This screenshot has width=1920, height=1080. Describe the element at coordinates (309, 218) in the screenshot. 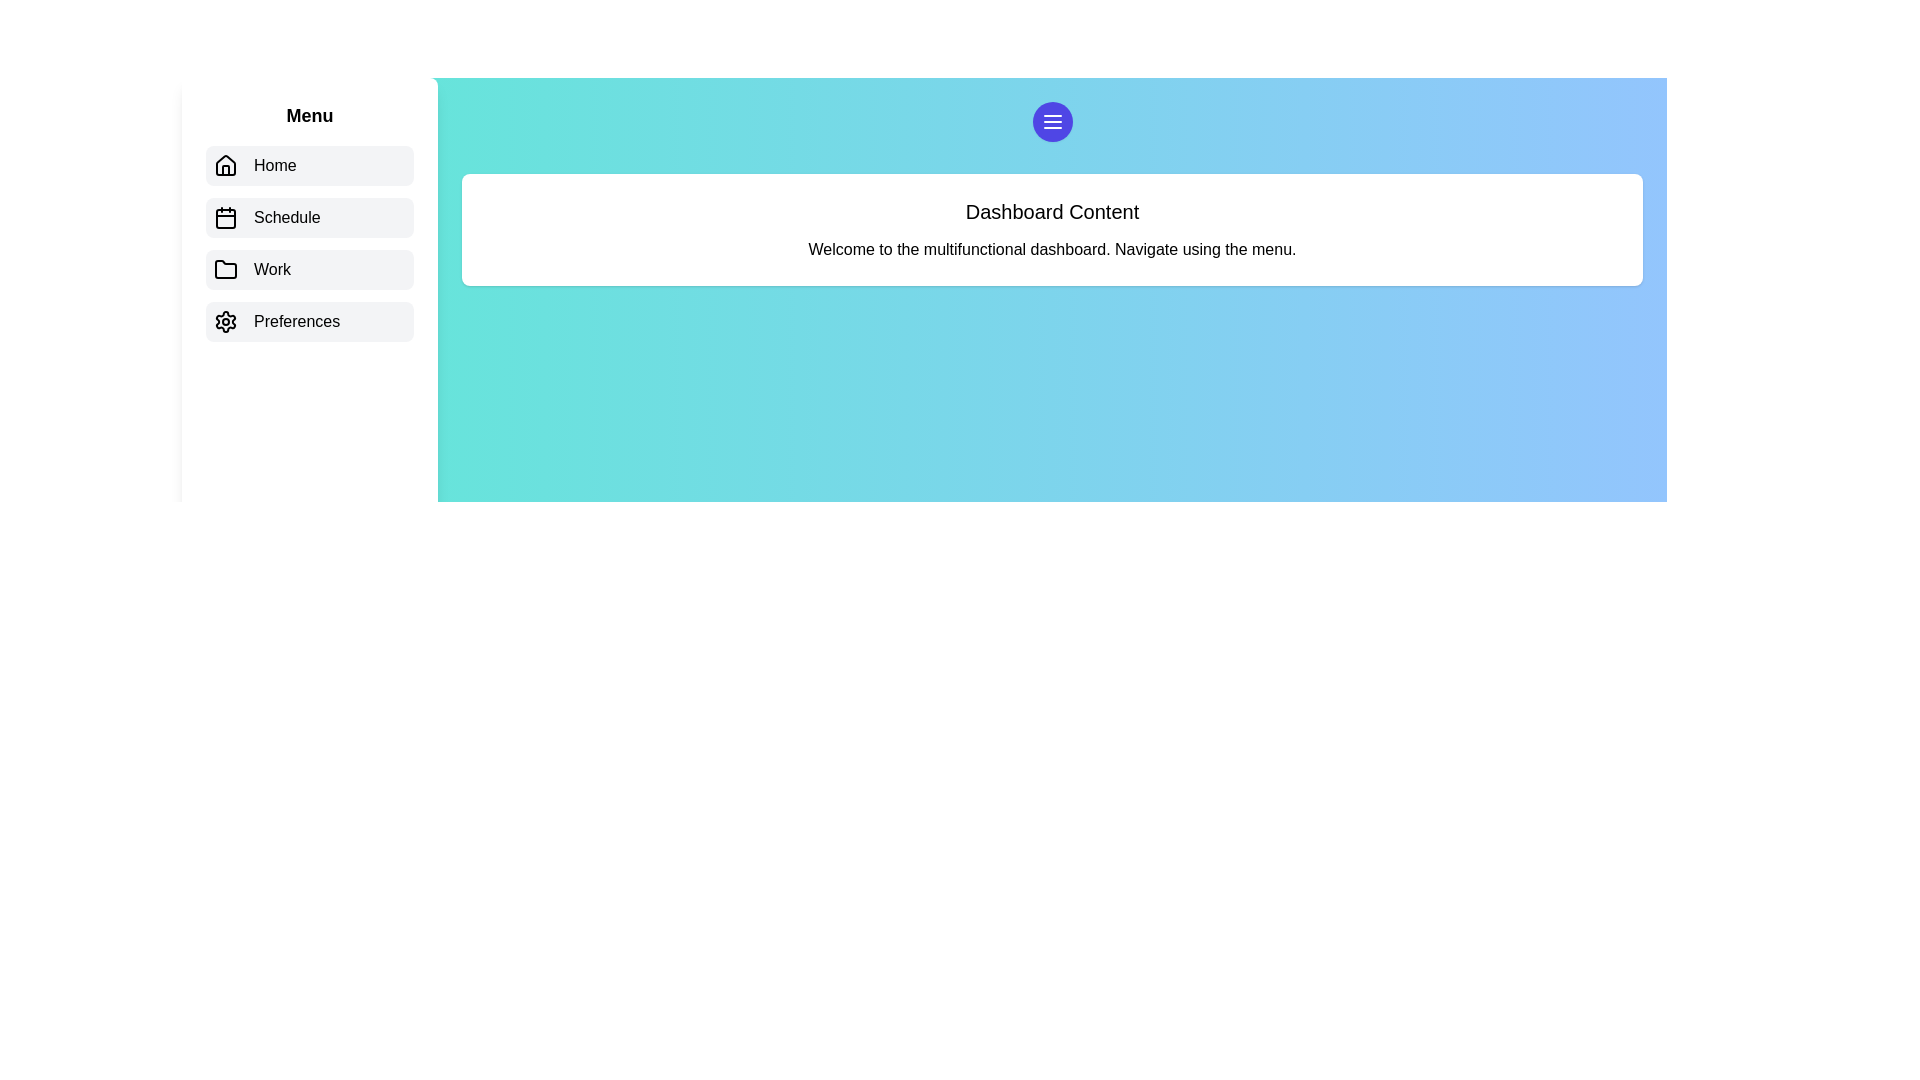

I see `the menu item corresponding to Schedule` at that location.